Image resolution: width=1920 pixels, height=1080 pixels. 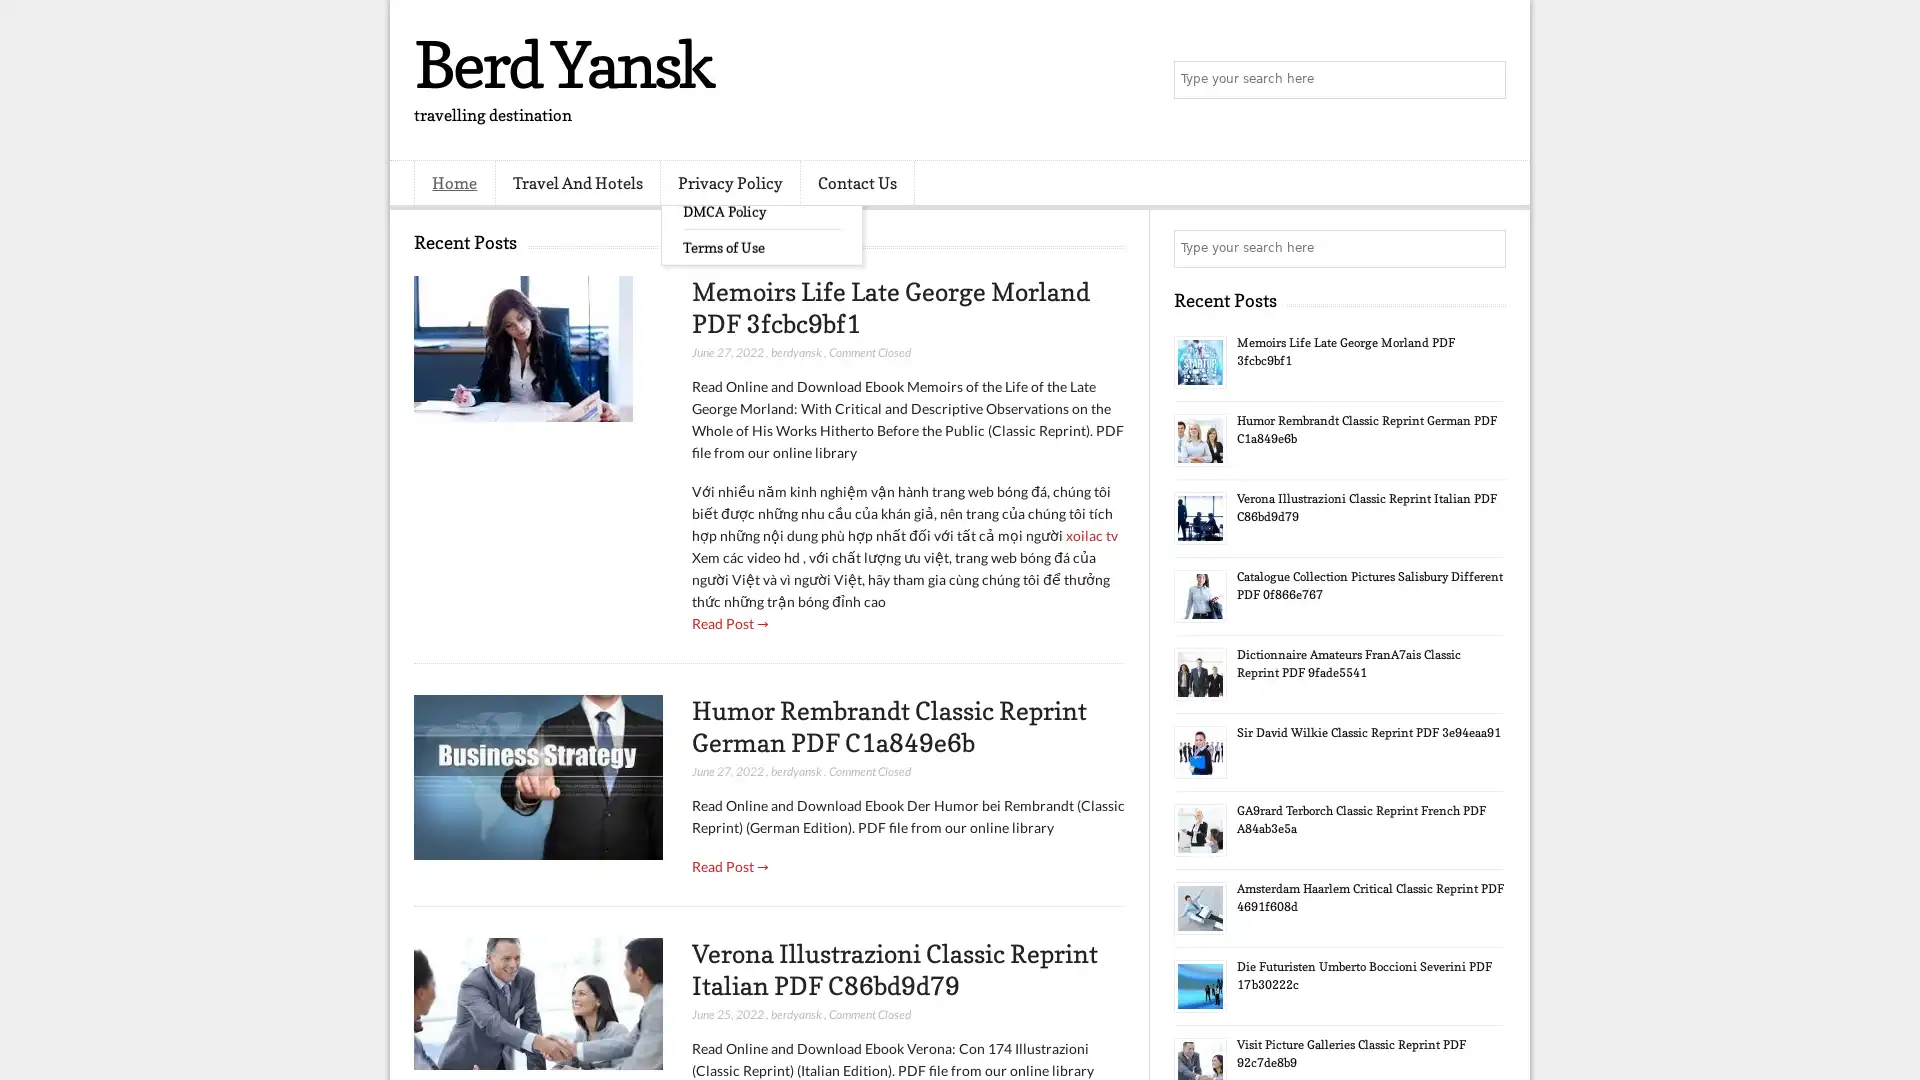 I want to click on Search, so click(x=1485, y=80).